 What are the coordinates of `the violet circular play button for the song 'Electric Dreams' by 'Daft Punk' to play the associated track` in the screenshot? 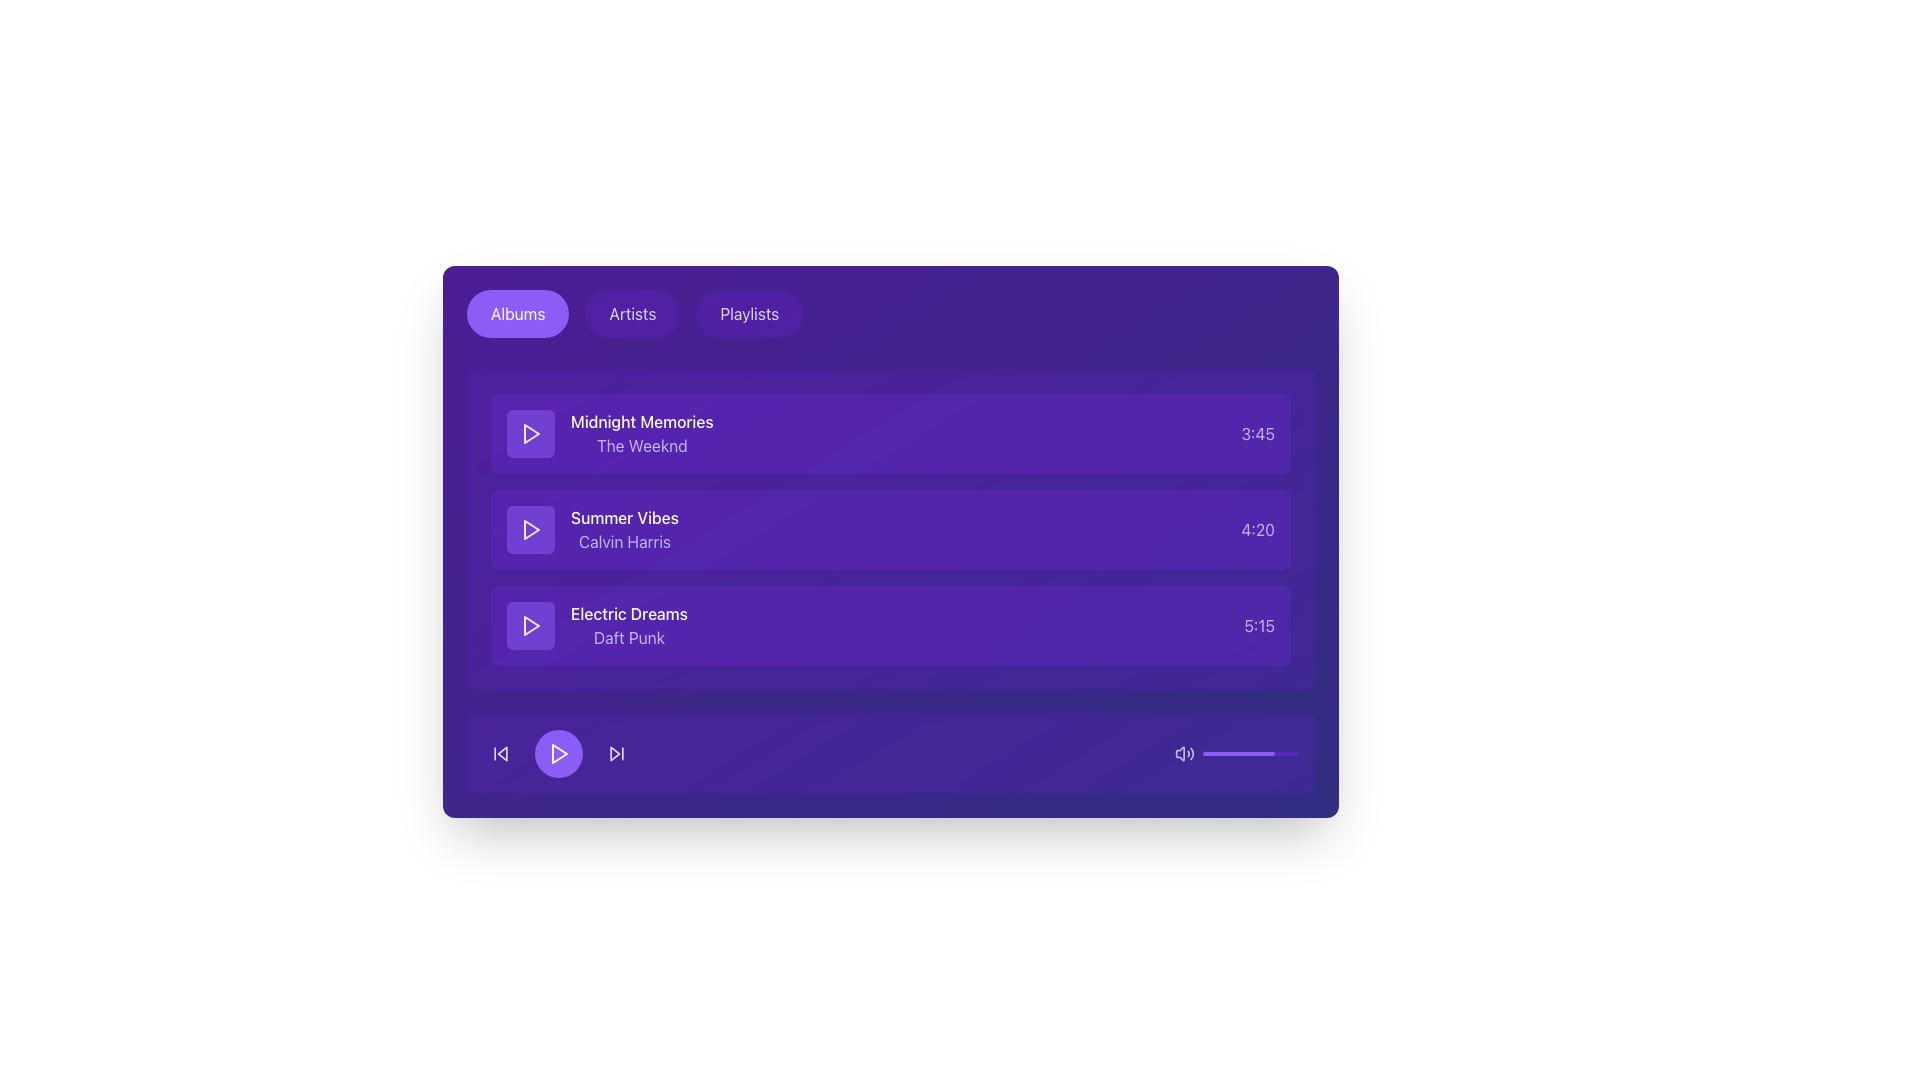 It's located at (531, 624).